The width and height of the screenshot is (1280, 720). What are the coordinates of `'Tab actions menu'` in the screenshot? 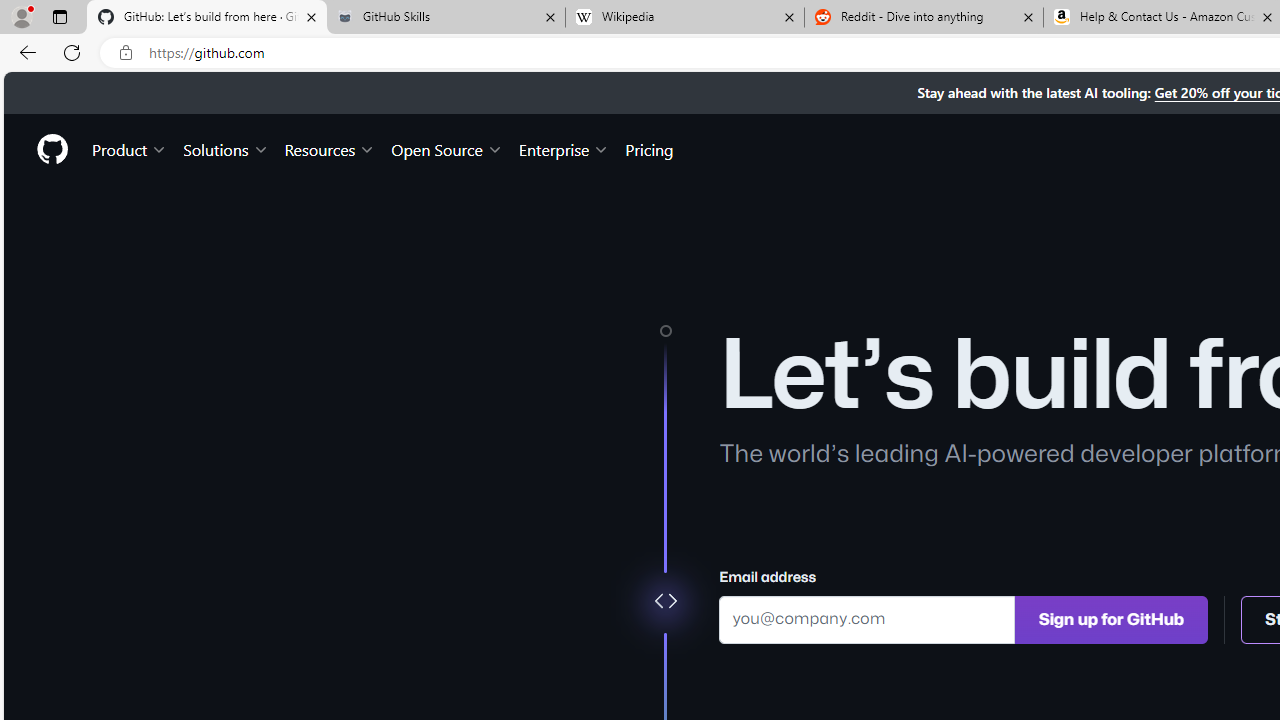 It's located at (59, 16).